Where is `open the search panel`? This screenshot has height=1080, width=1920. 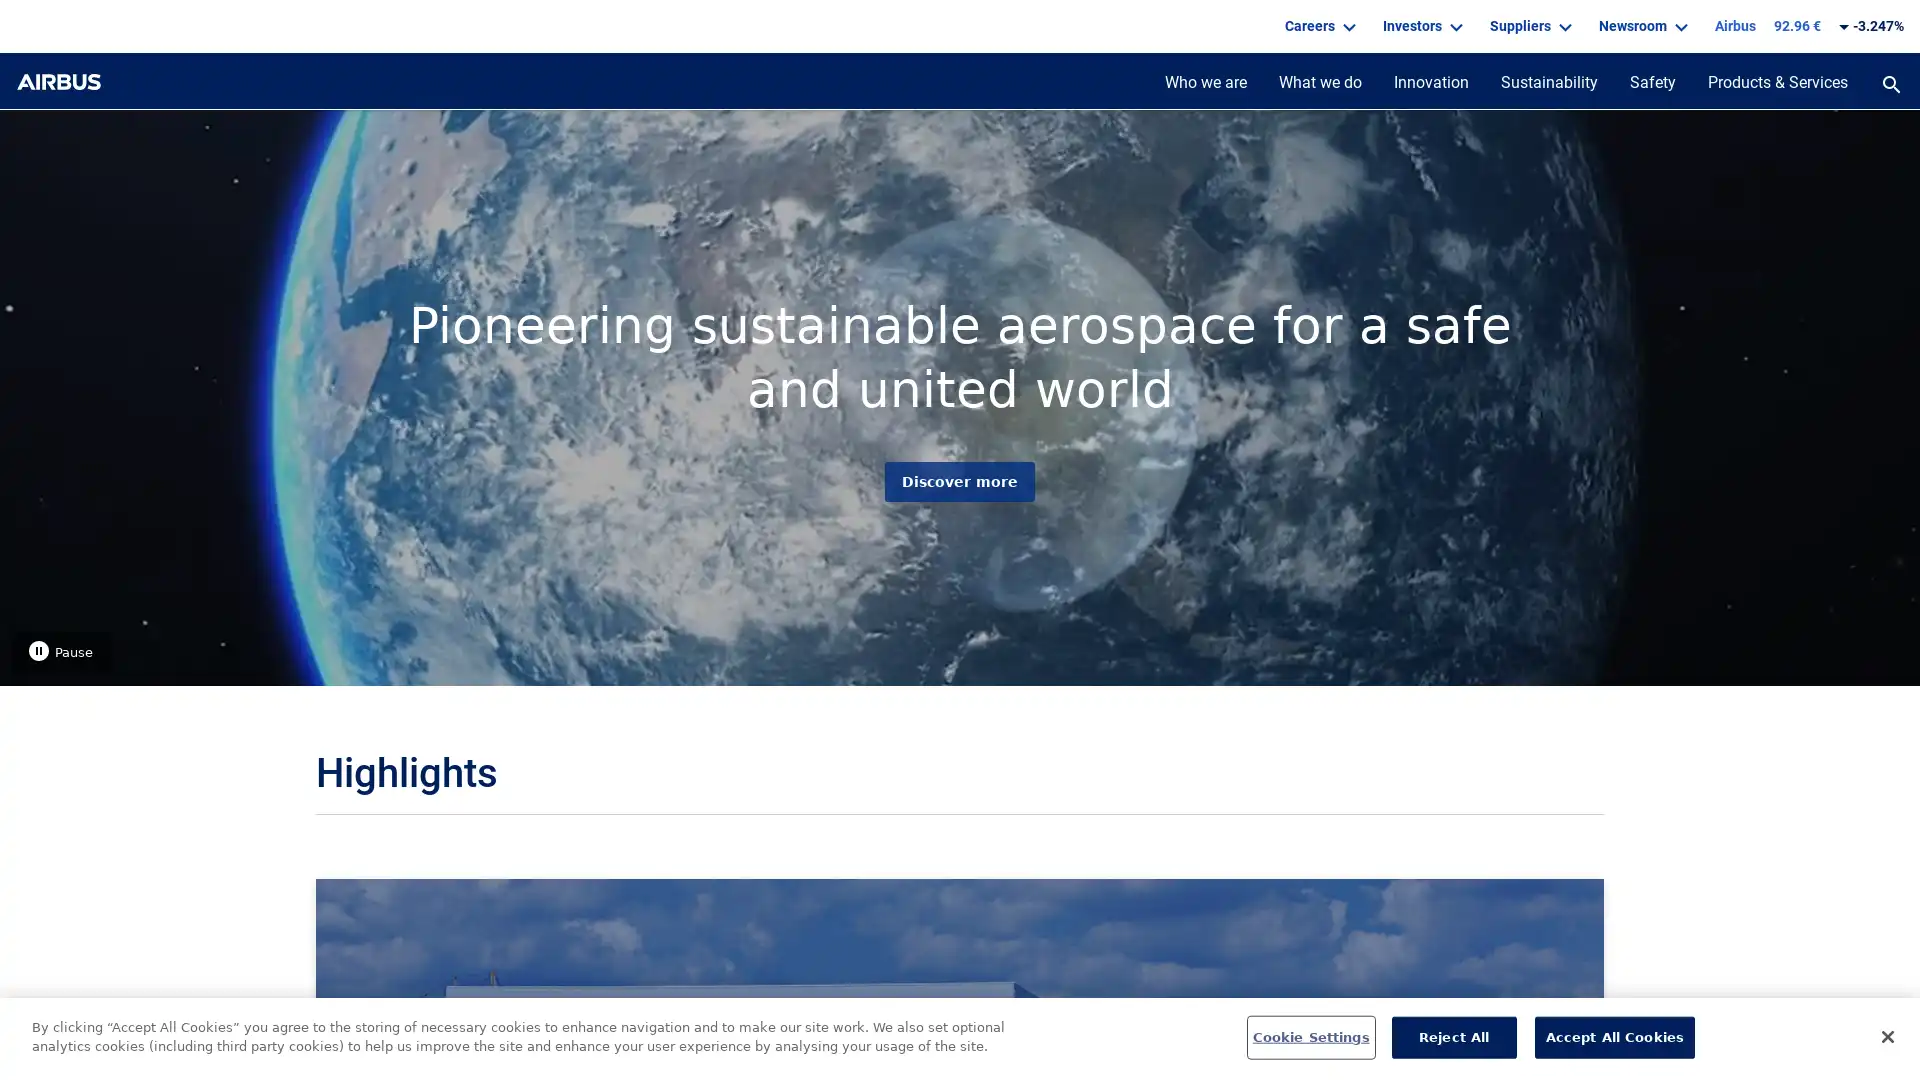 open the search panel is located at coordinates (1890, 86).